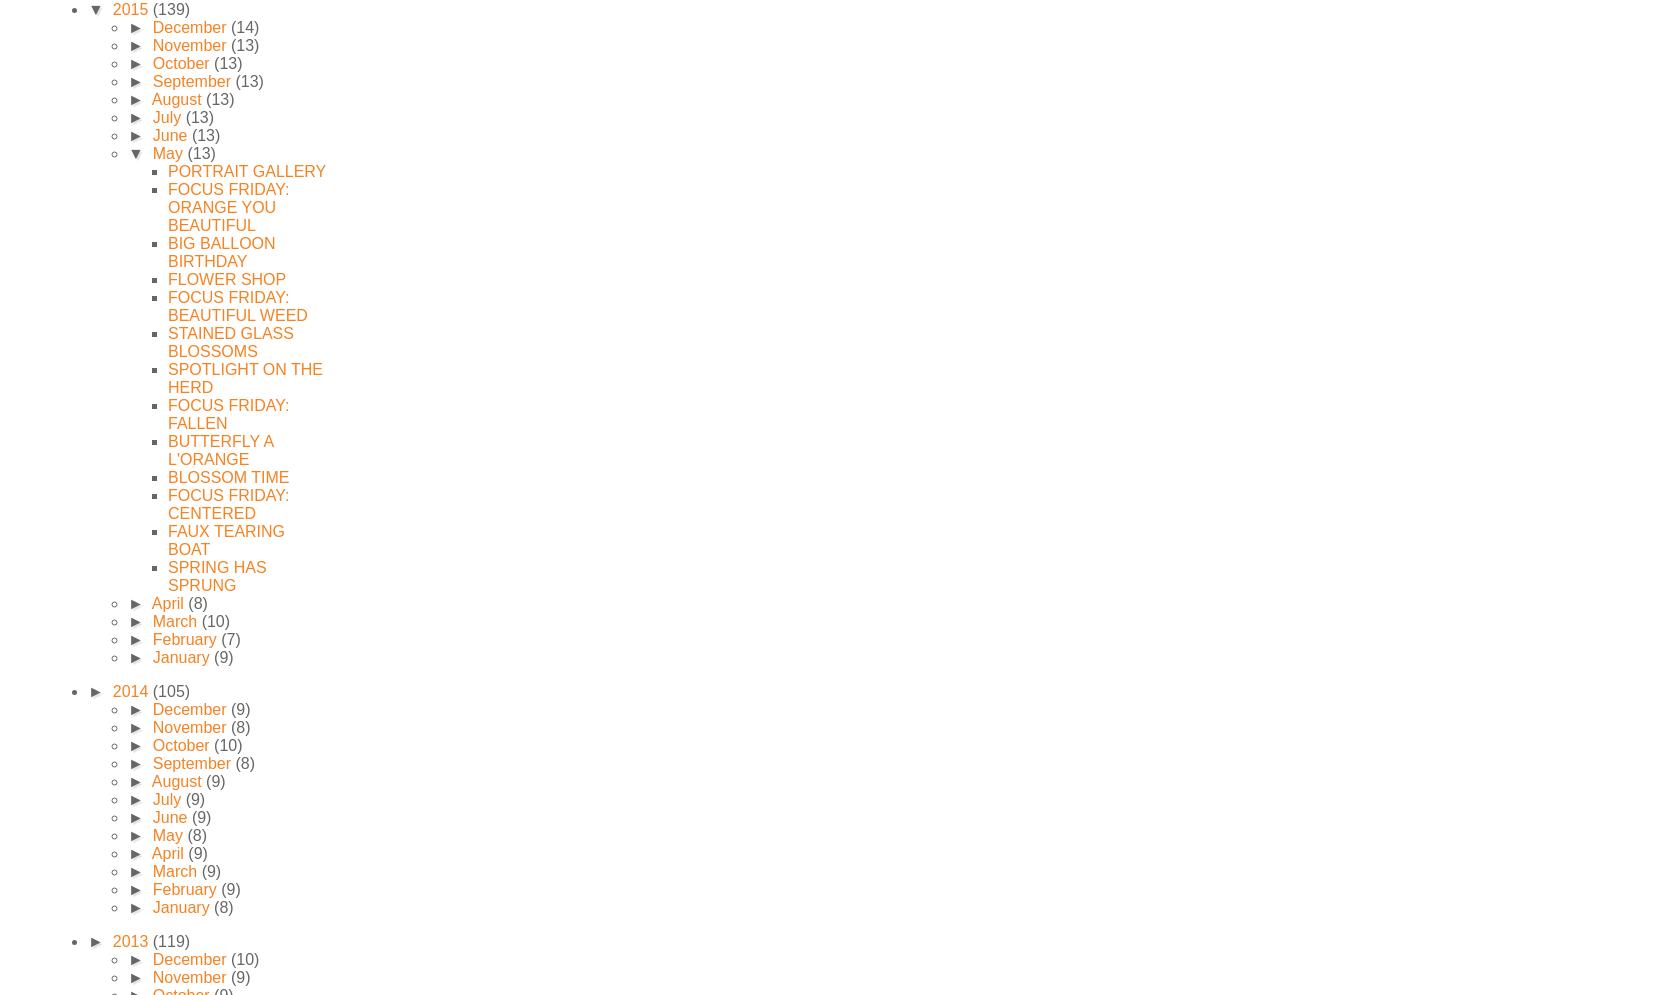 The height and width of the screenshot is (995, 1658). Describe the element at coordinates (228, 503) in the screenshot. I see `'FOCUS FRIDAY: CENTERED'` at that location.